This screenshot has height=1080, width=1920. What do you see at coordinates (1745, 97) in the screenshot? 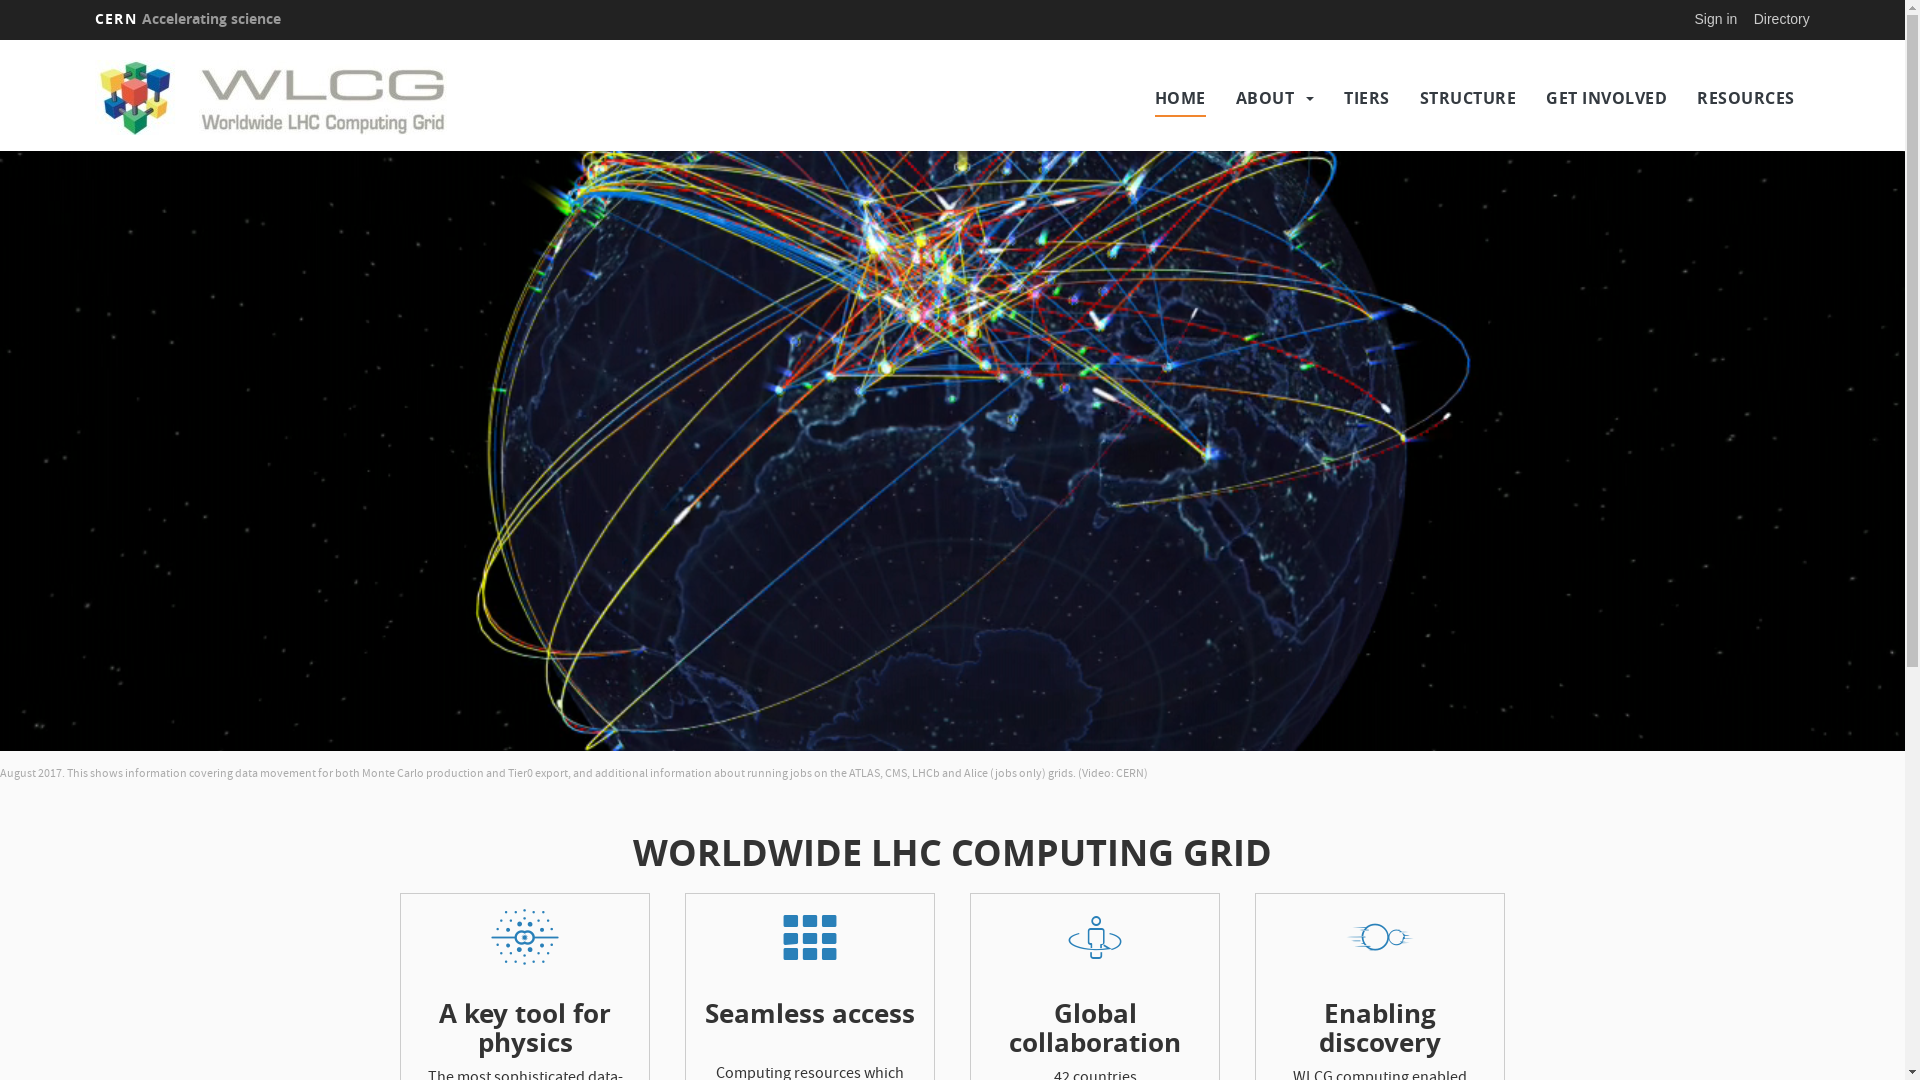
I see `'RESOURCES'` at bounding box center [1745, 97].